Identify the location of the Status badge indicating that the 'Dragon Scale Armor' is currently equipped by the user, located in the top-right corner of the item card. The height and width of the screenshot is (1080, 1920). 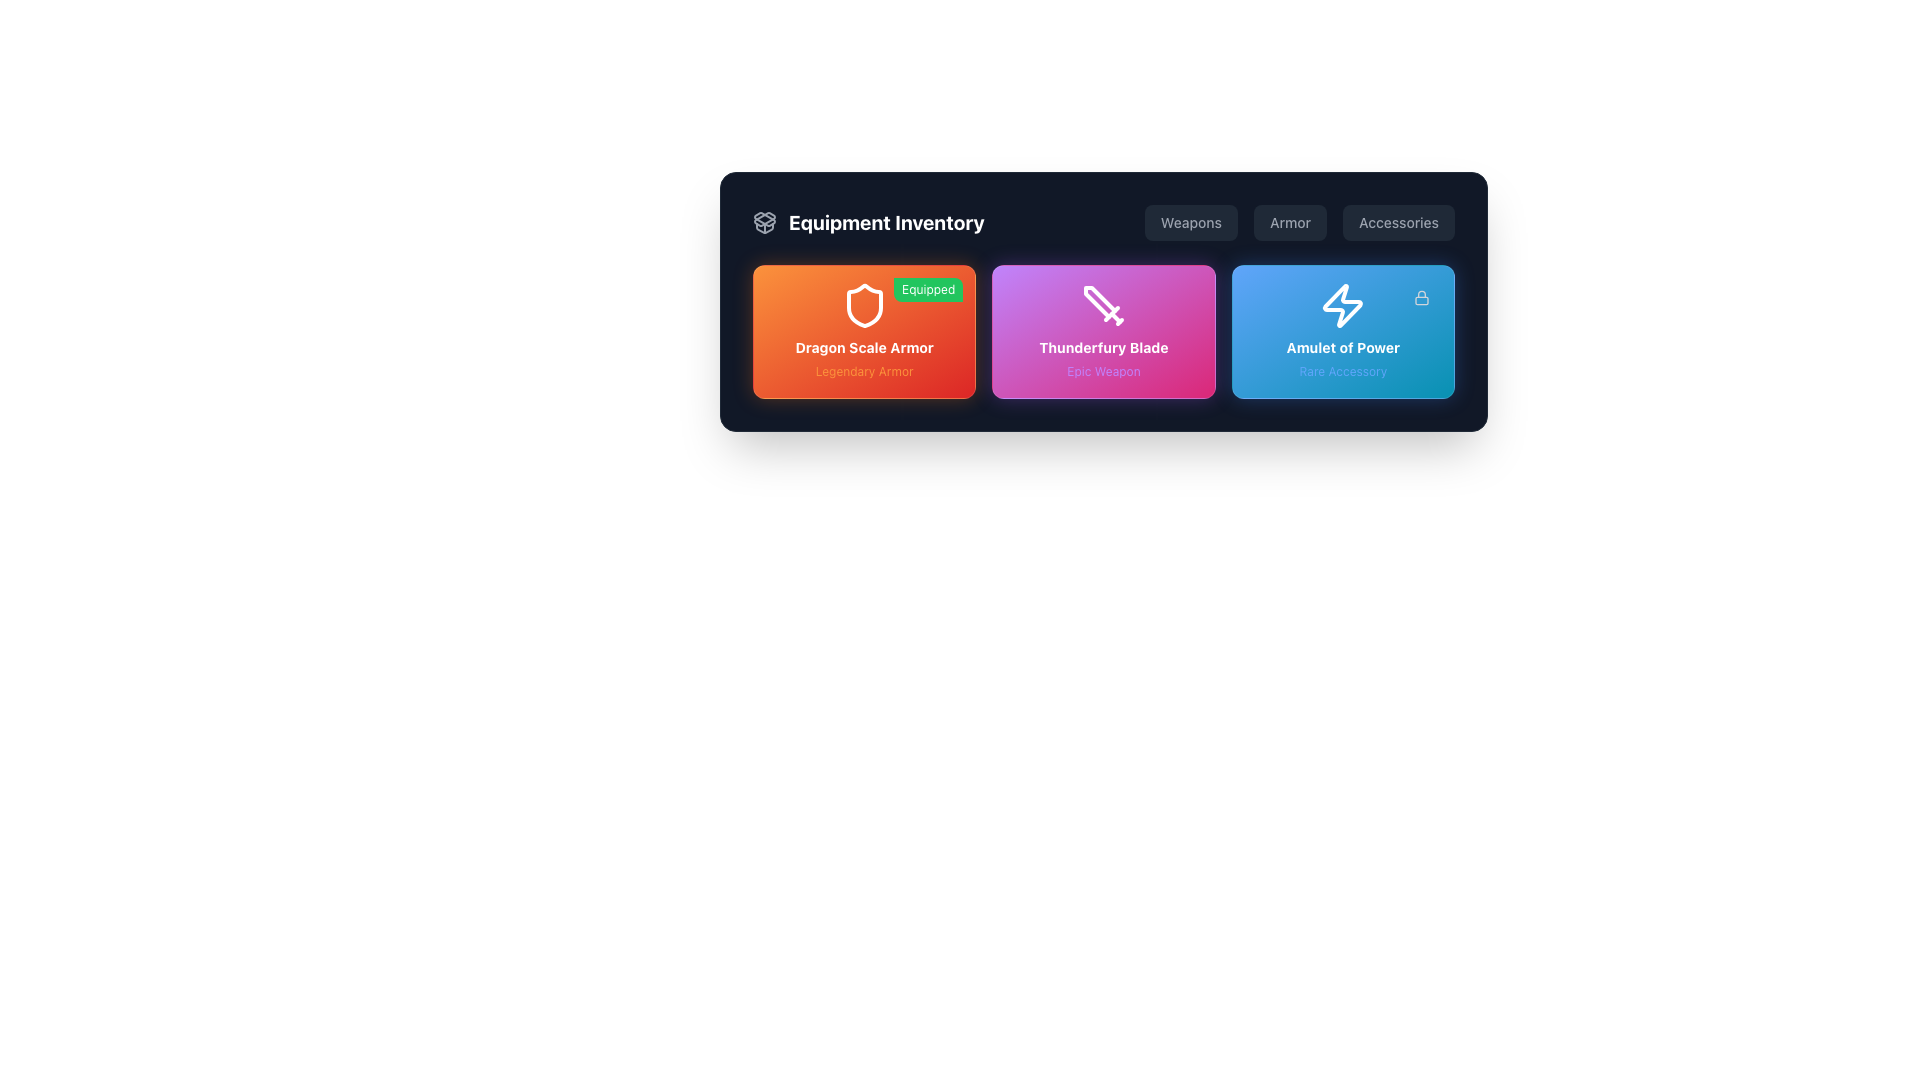
(927, 289).